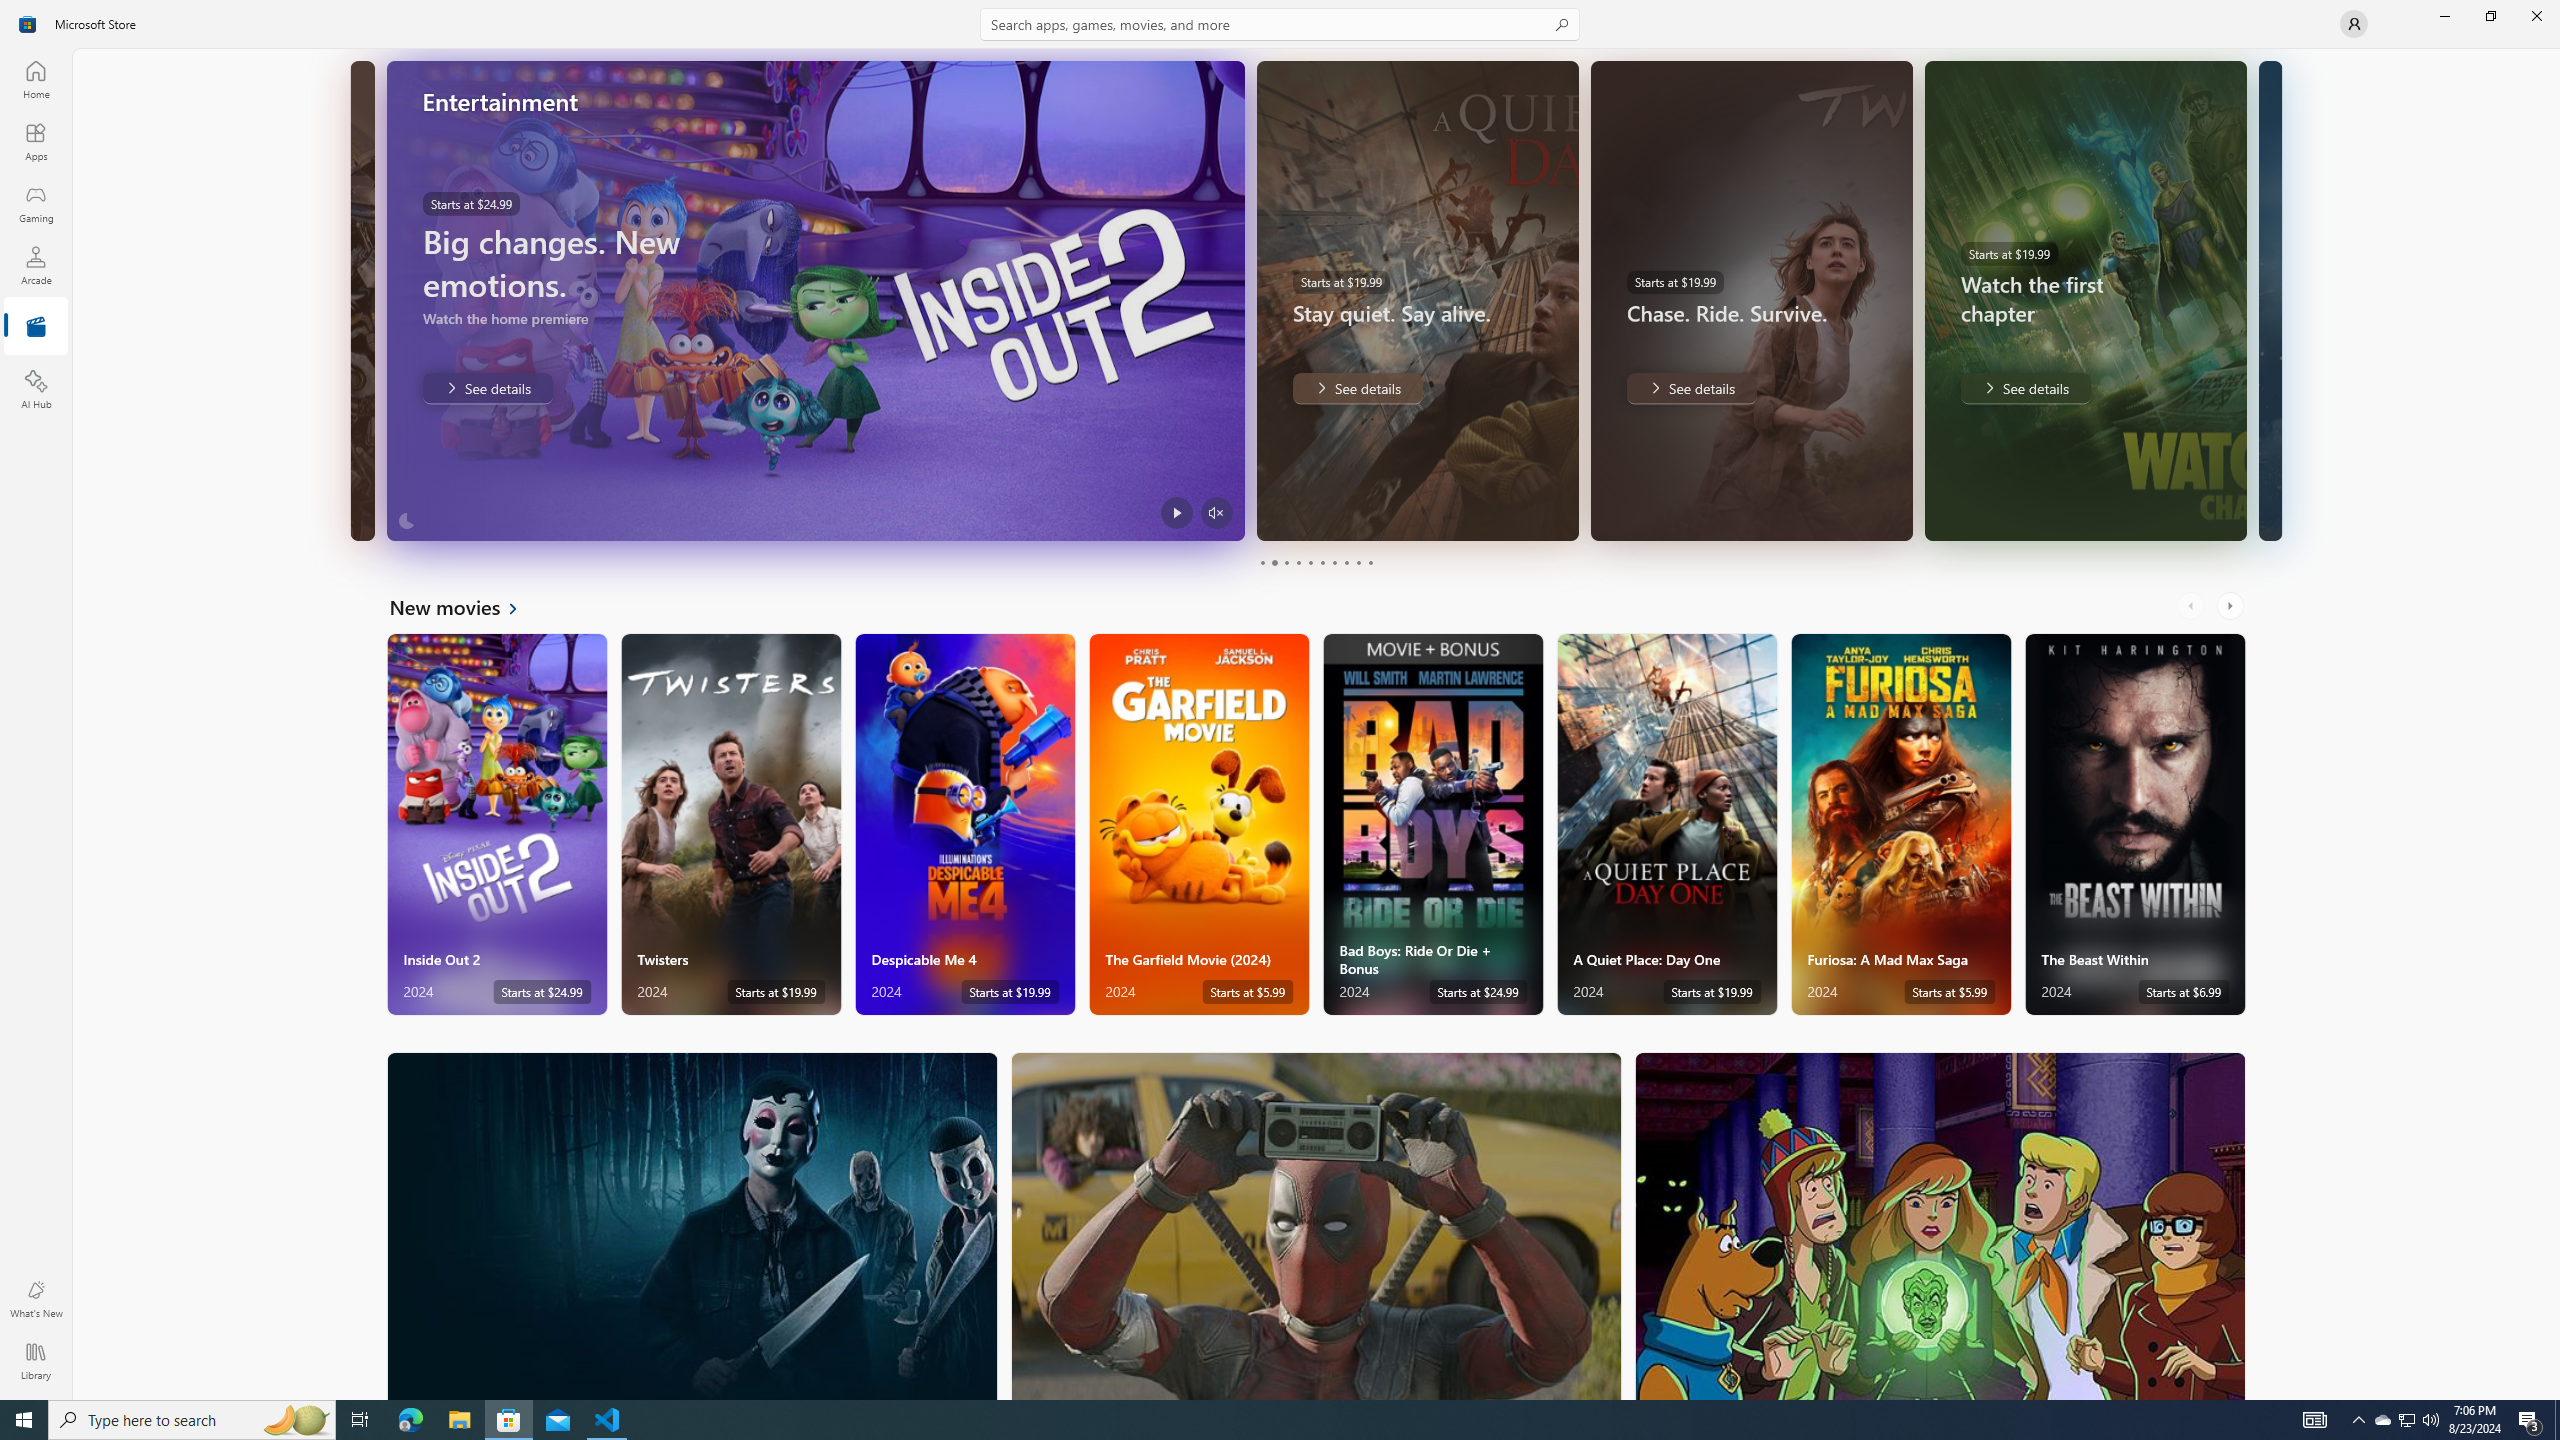  What do you see at coordinates (2192, 605) in the screenshot?
I see `'AutomationID: LeftScrollButton'` at bounding box center [2192, 605].